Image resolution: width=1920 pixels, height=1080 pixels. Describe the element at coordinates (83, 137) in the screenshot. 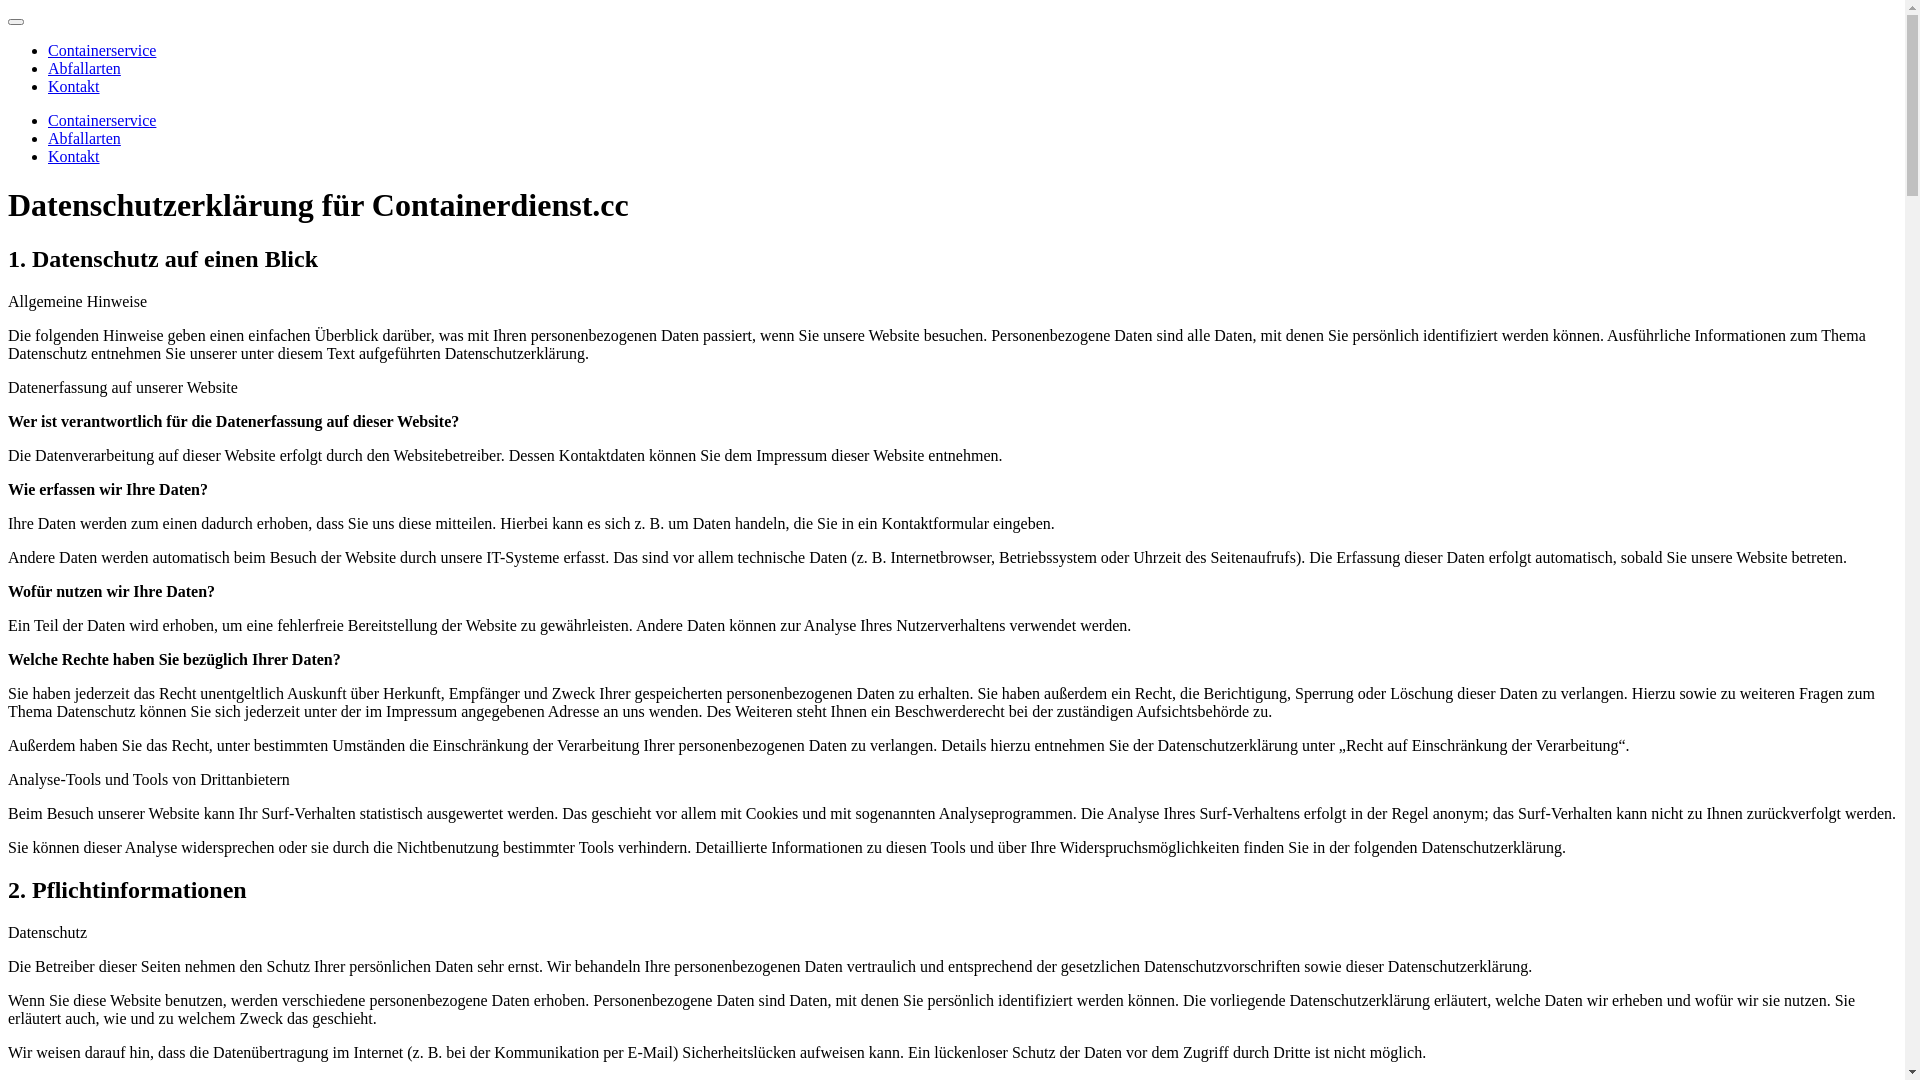

I see `'Abfallarten'` at that location.